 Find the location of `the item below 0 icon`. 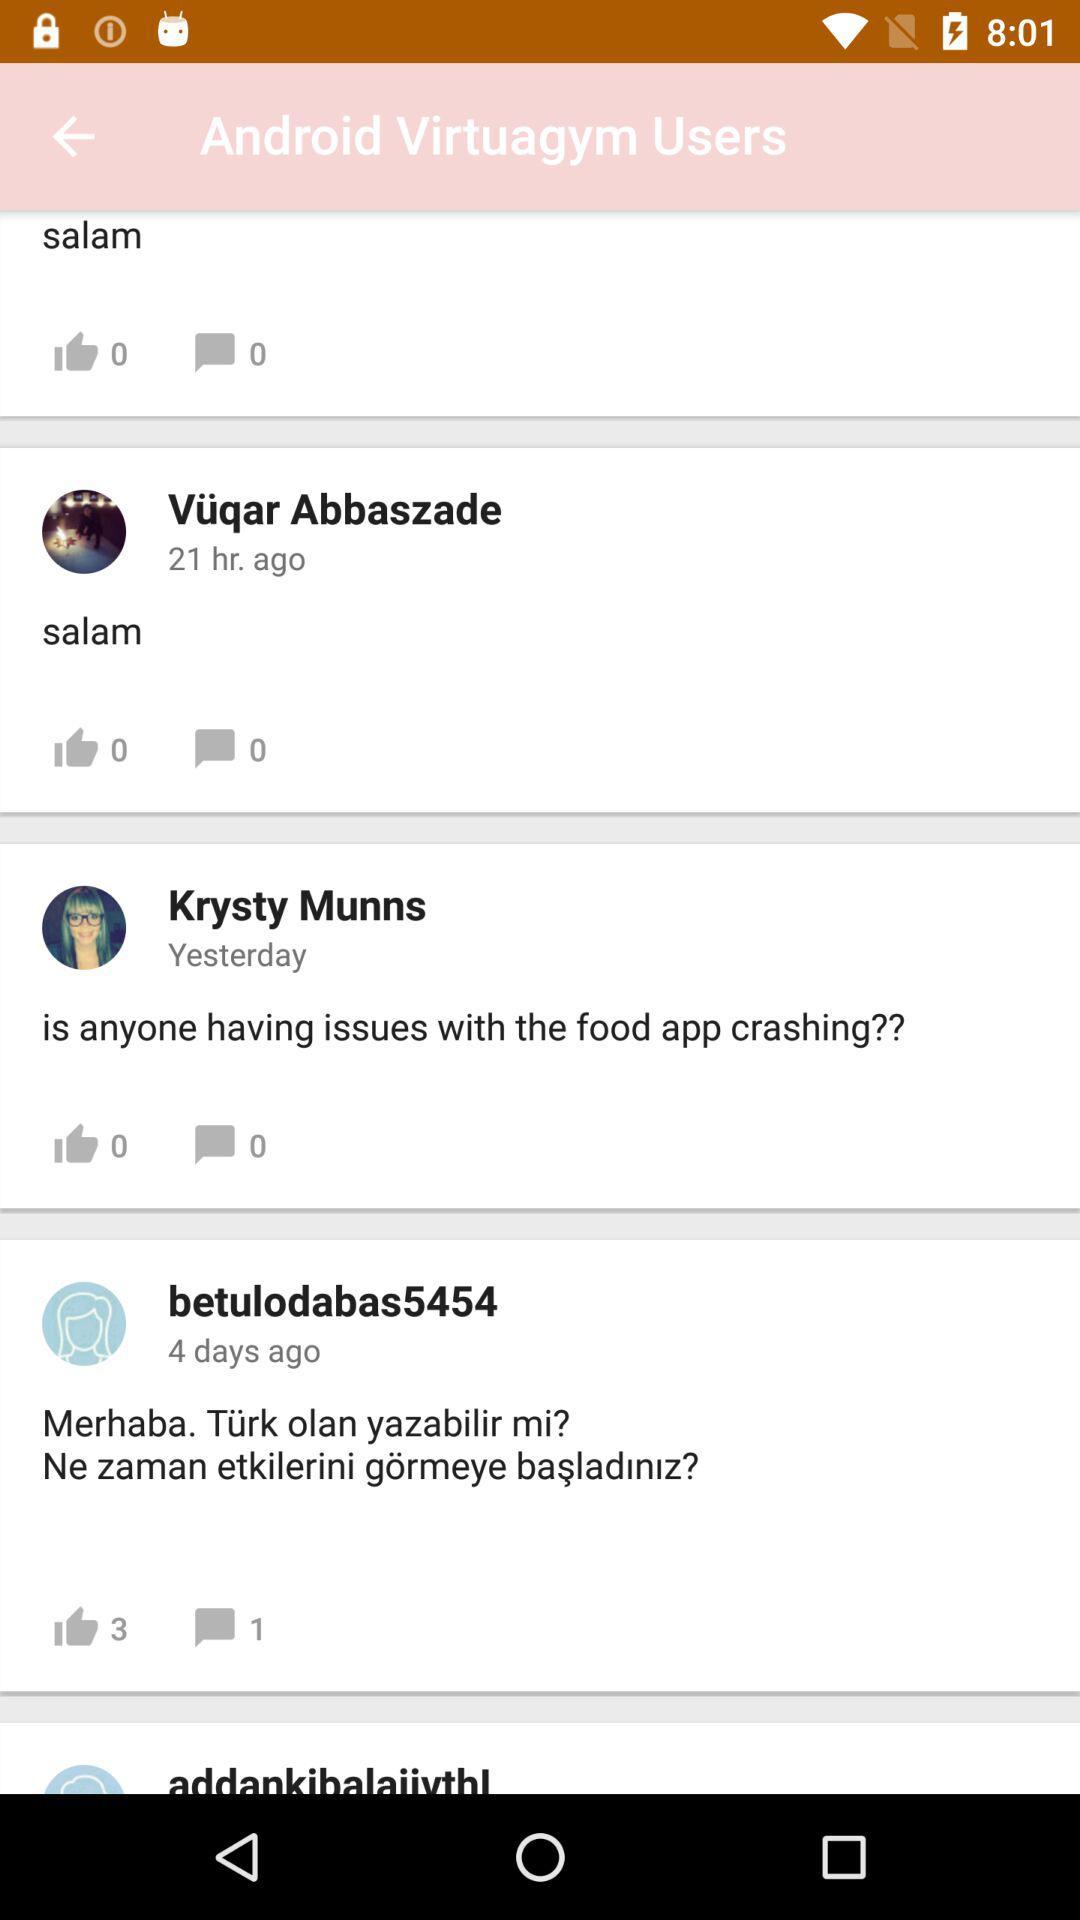

the item below 0 icon is located at coordinates (297, 902).